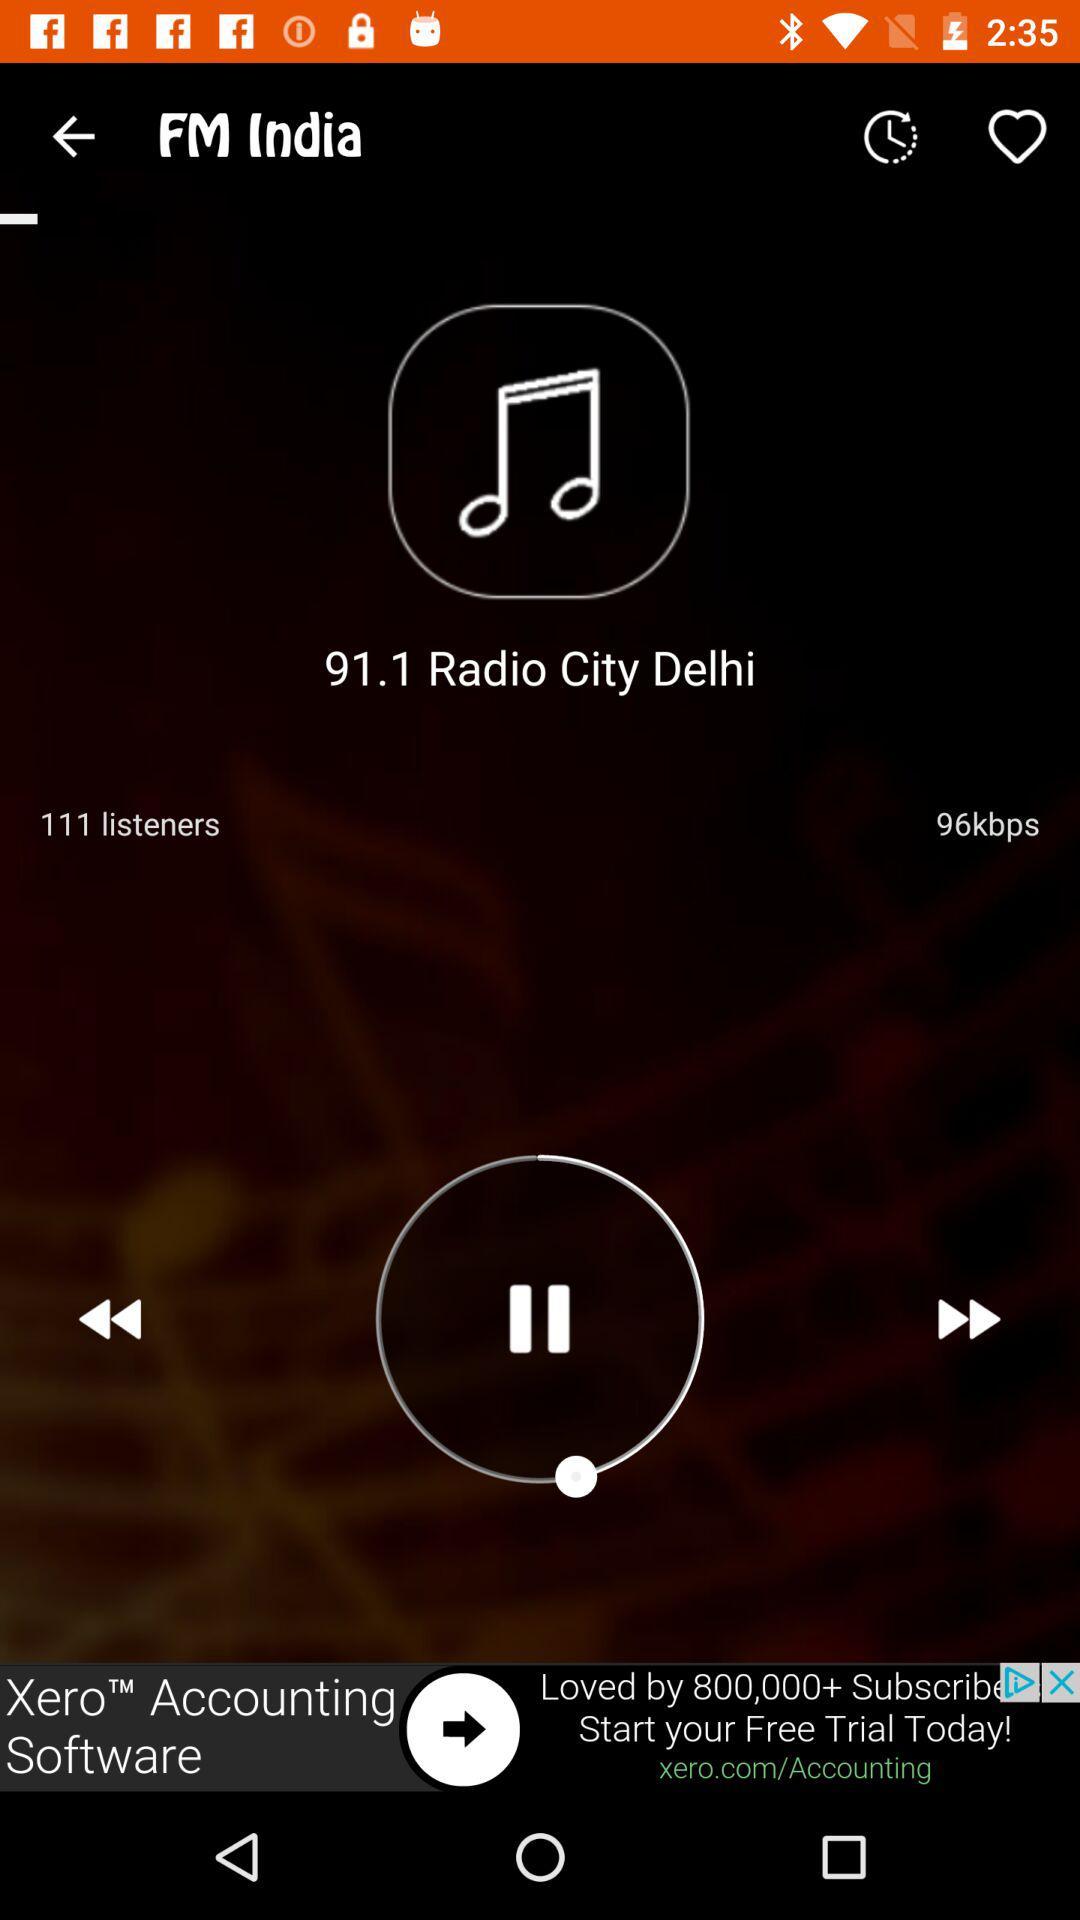  What do you see at coordinates (538, 1318) in the screenshot?
I see `the pause icon` at bounding box center [538, 1318].